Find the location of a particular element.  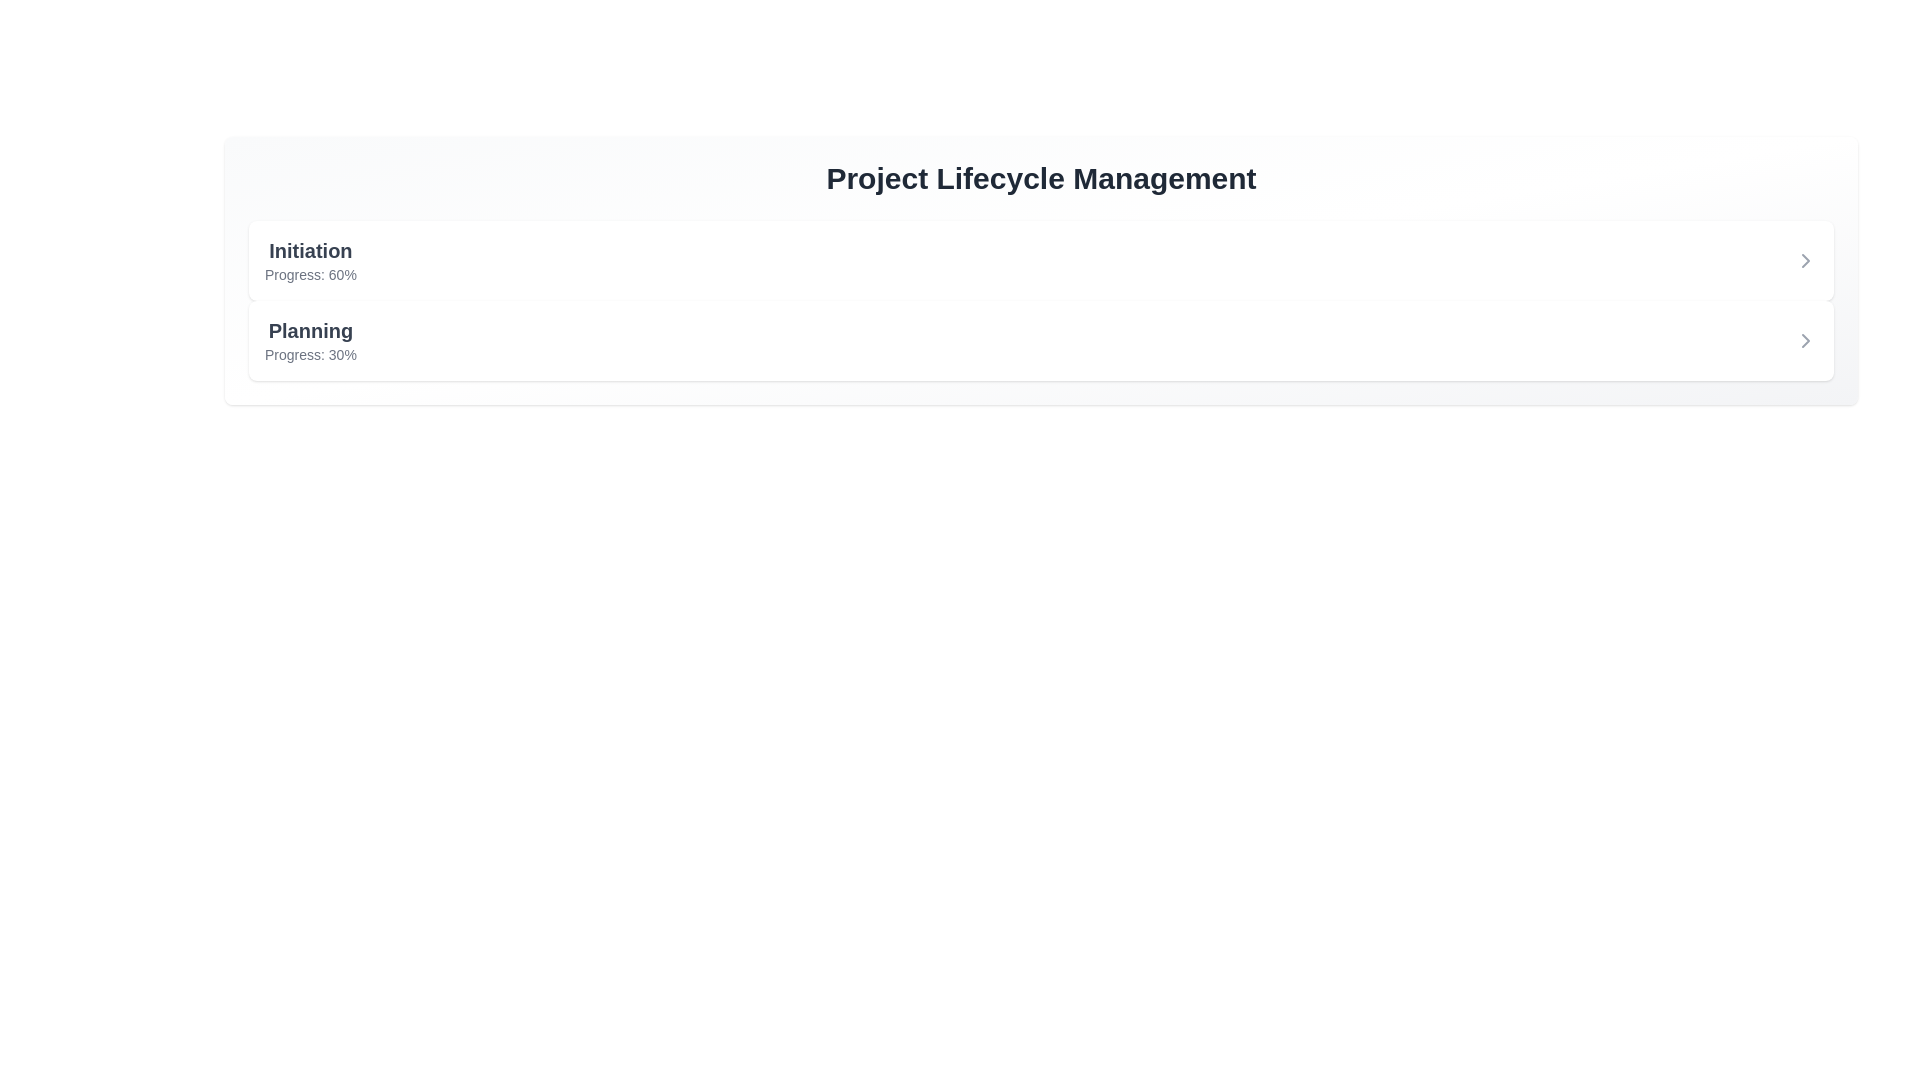

the static text label that provides progress information for the 'Initiation' stage, located beneath the 'Initiation' label is located at coordinates (309, 274).